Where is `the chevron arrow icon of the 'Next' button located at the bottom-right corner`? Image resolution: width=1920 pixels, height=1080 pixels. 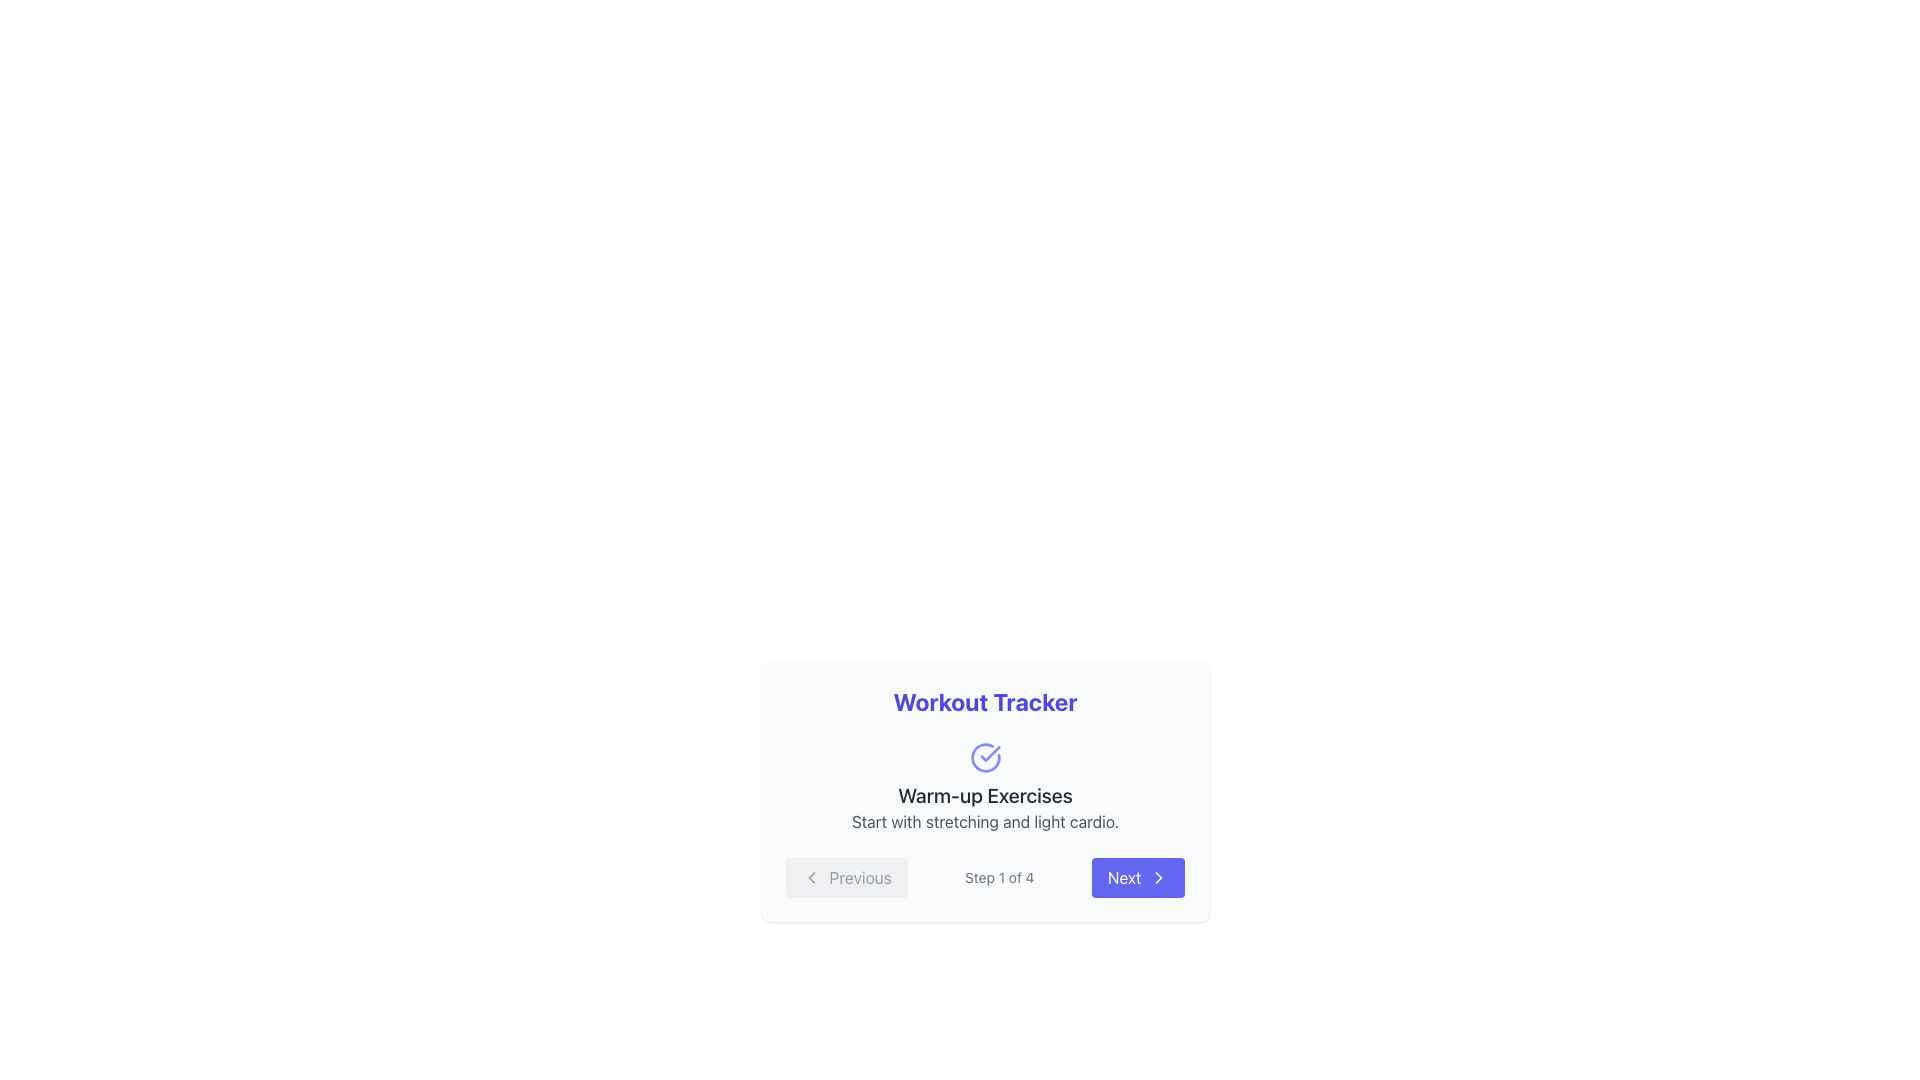 the chevron arrow icon of the 'Next' button located at the bottom-right corner is located at coordinates (1159, 877).